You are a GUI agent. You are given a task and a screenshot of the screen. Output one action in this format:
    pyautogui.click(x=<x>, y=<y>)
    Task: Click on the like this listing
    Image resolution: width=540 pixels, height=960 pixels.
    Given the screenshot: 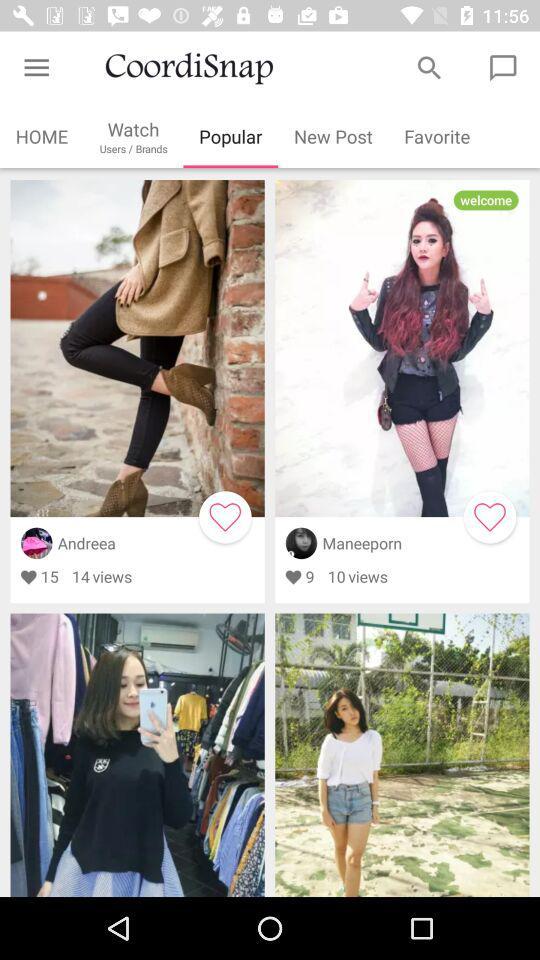 What is the action you would take?
    pyautogui.click(x=489, y=516)
    